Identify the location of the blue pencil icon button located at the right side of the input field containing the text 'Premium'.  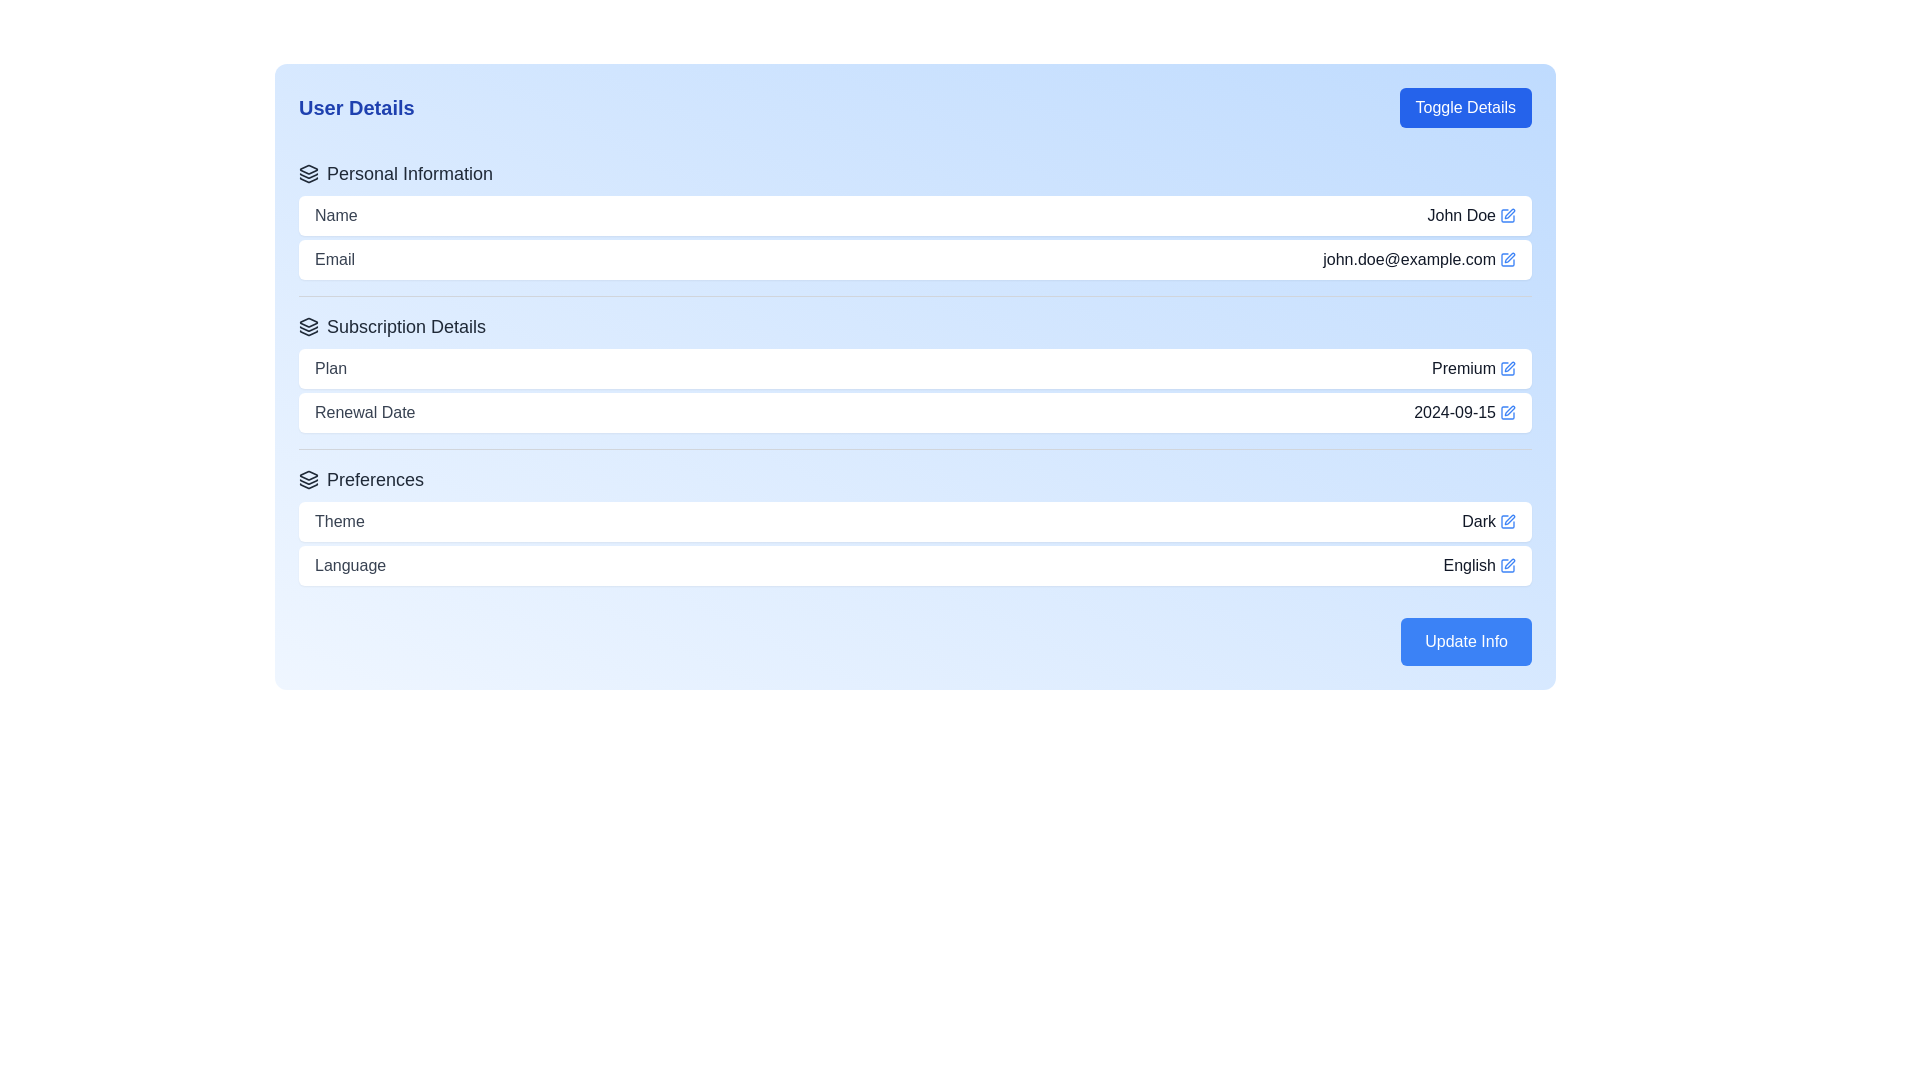
(1510, 366).